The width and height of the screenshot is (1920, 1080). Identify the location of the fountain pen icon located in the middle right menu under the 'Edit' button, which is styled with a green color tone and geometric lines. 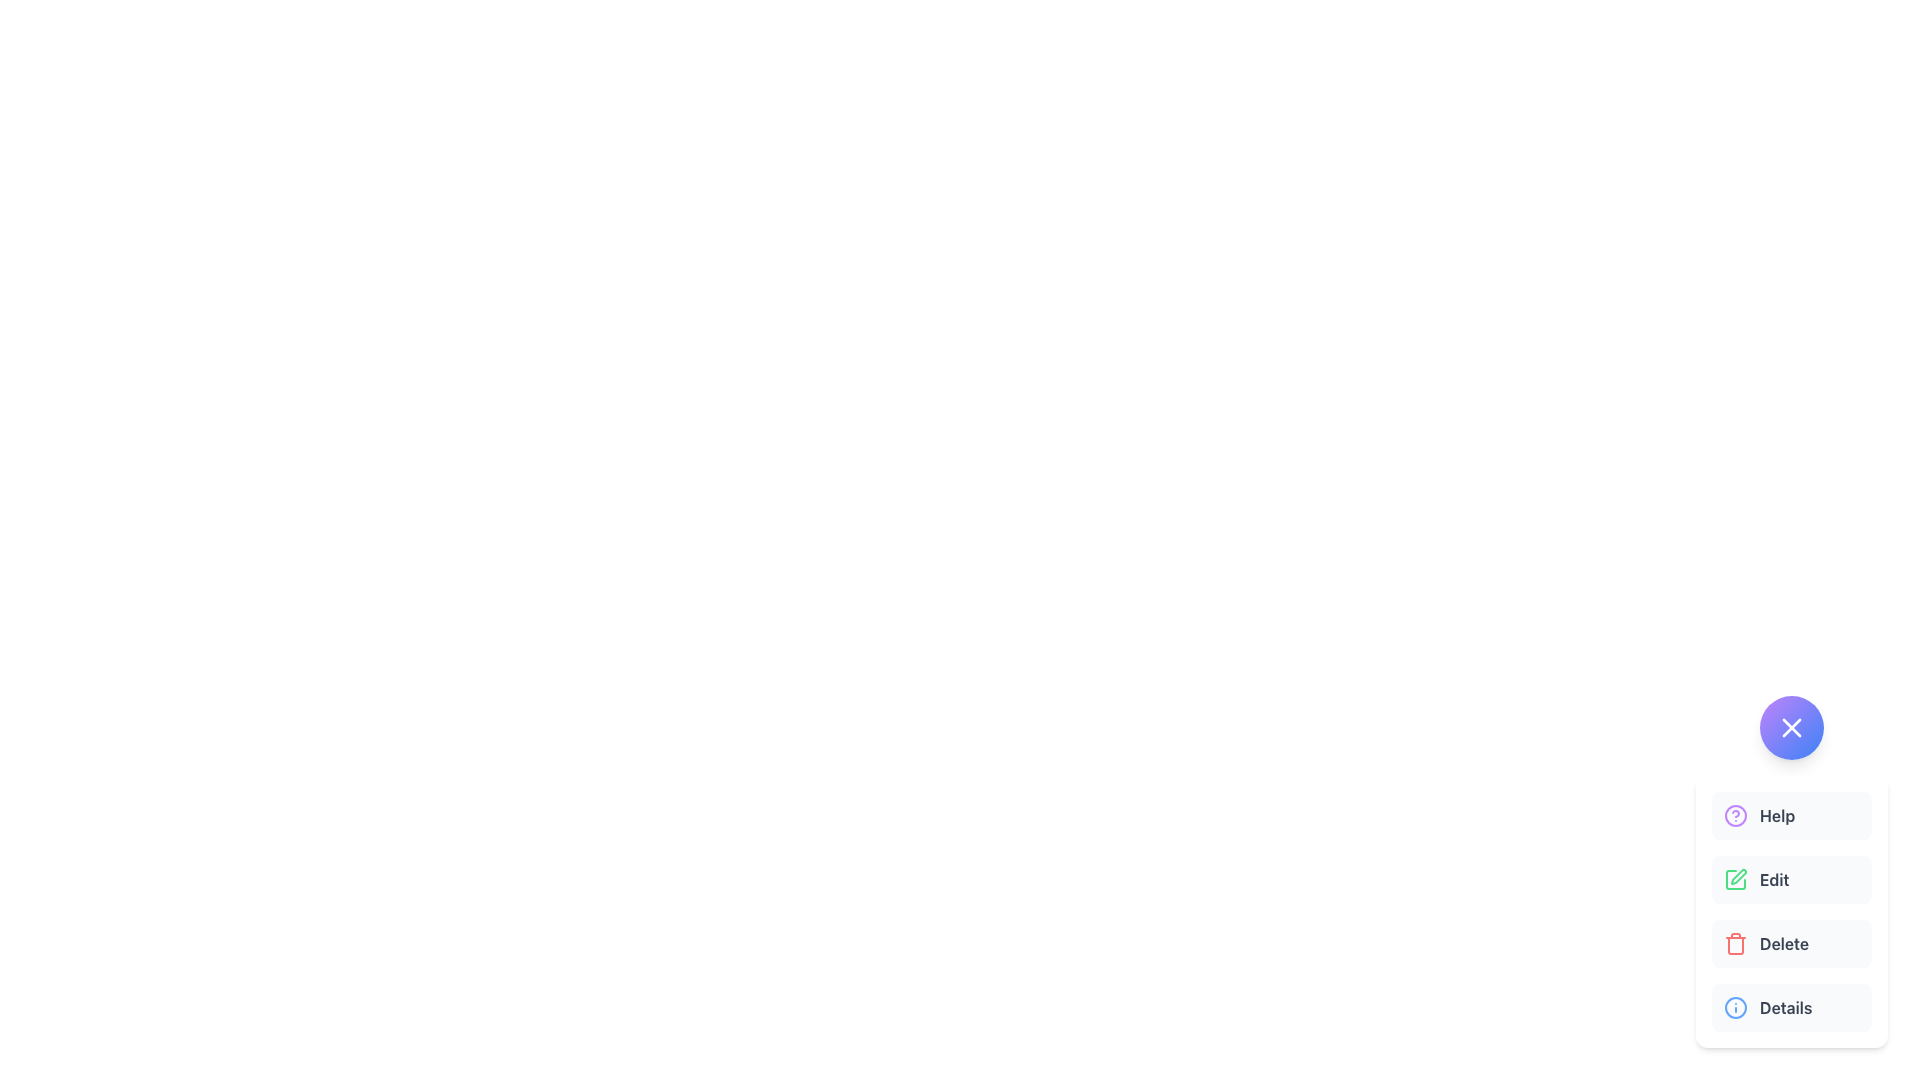
(1737, 875).